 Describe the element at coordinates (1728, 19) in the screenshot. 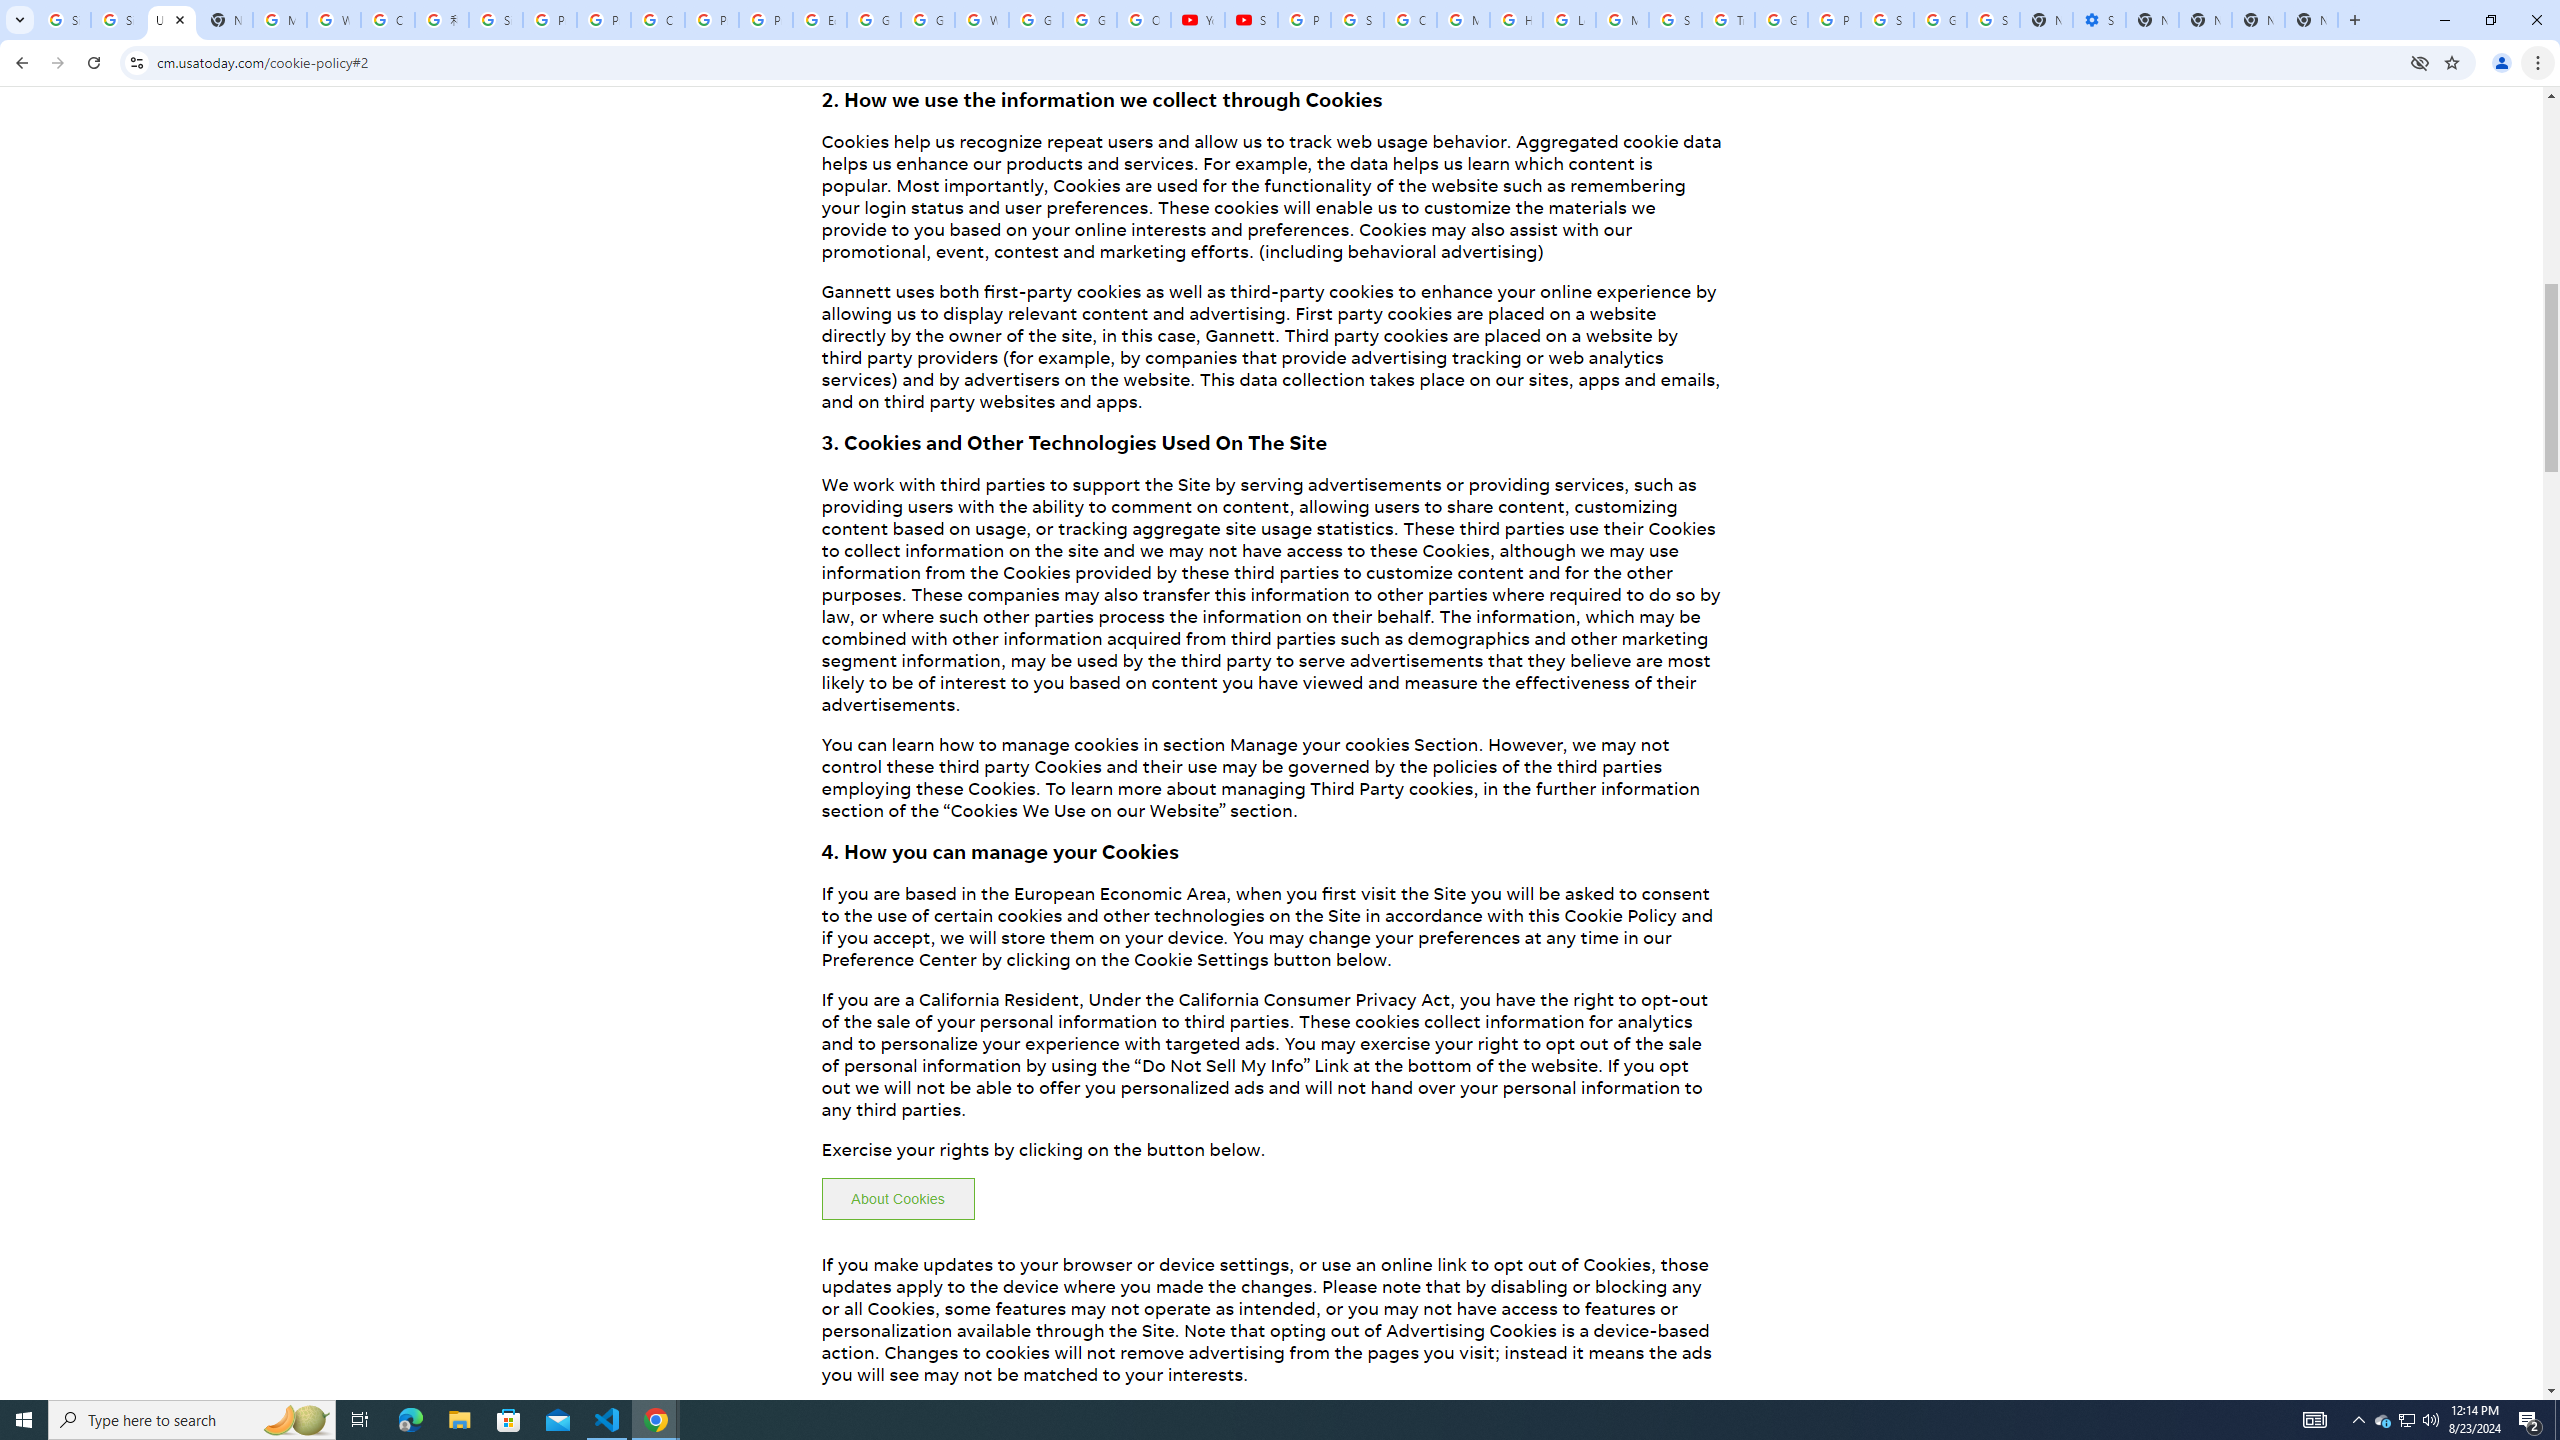

I see `'Trusted Information and Content - Google Safety Center'` at that location.